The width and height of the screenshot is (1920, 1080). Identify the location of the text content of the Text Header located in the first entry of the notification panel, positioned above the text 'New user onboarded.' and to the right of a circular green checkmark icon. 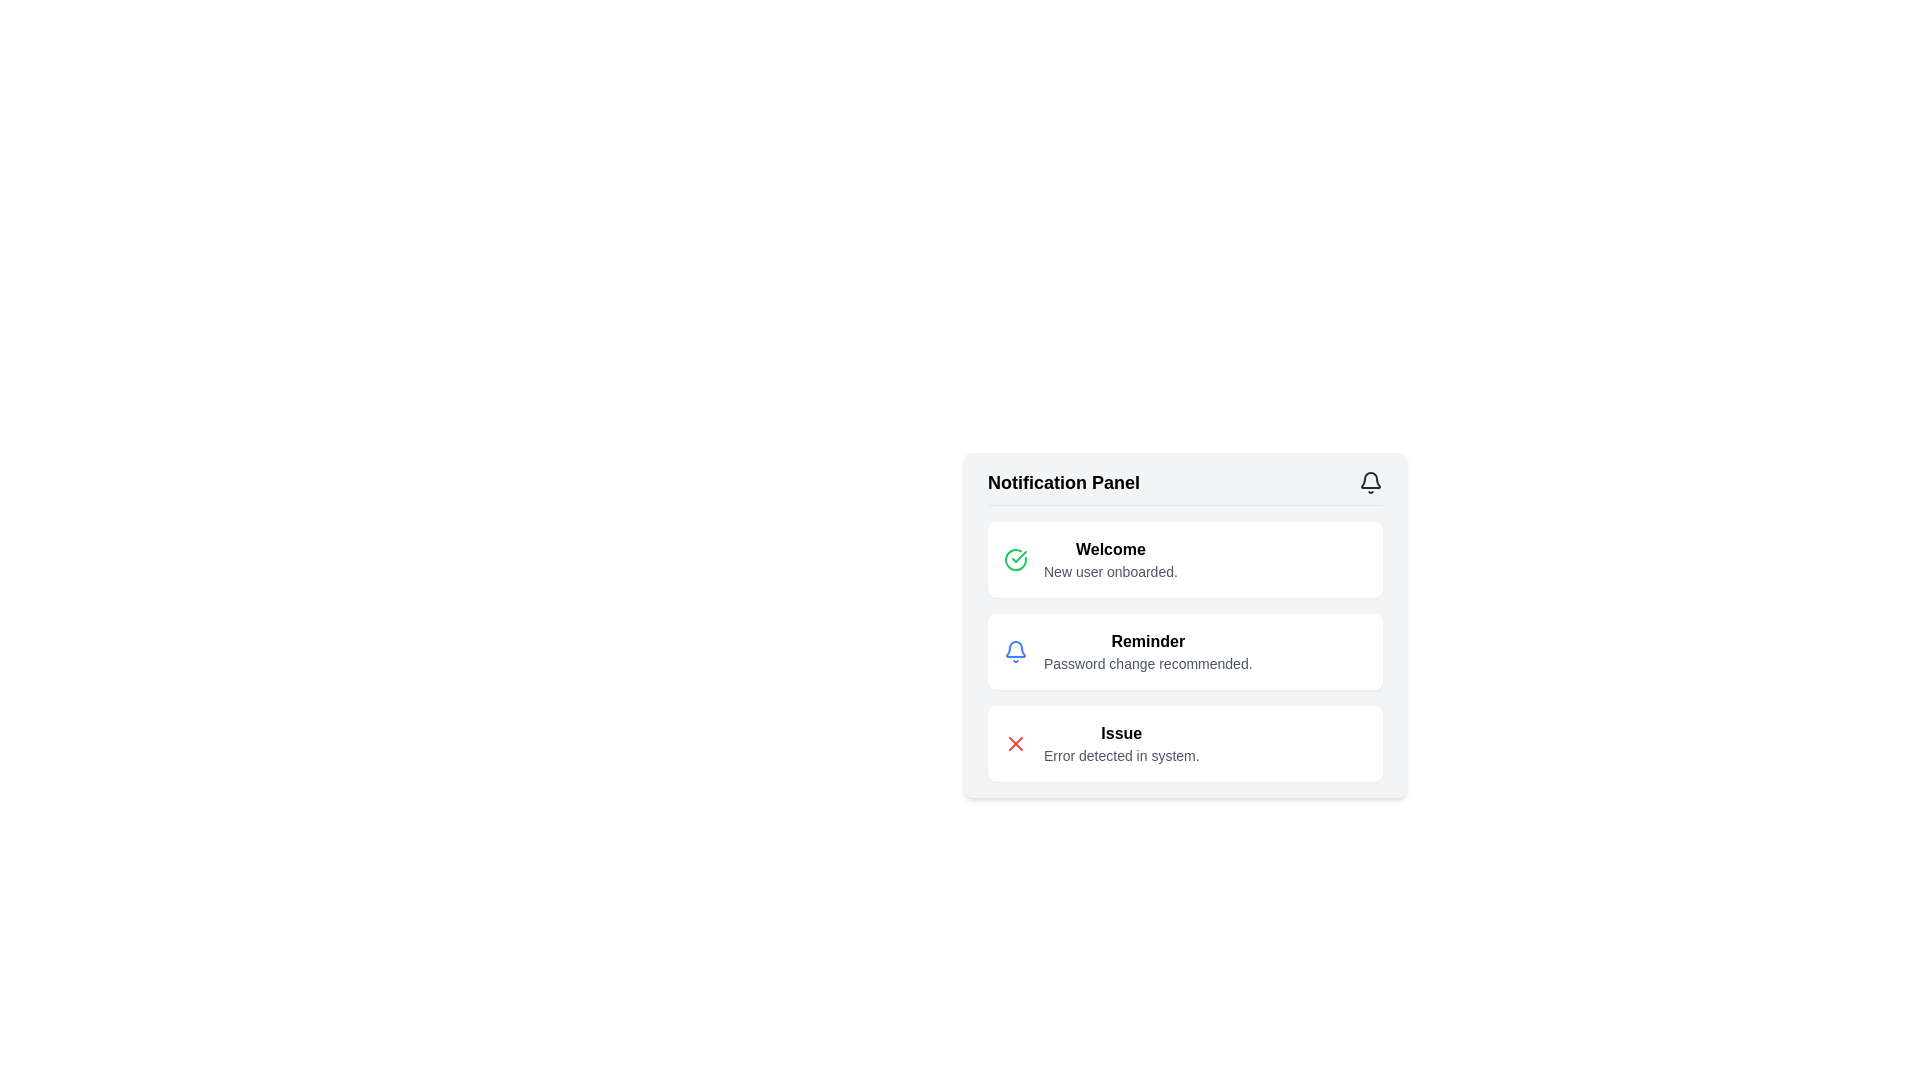
(1109, 550).